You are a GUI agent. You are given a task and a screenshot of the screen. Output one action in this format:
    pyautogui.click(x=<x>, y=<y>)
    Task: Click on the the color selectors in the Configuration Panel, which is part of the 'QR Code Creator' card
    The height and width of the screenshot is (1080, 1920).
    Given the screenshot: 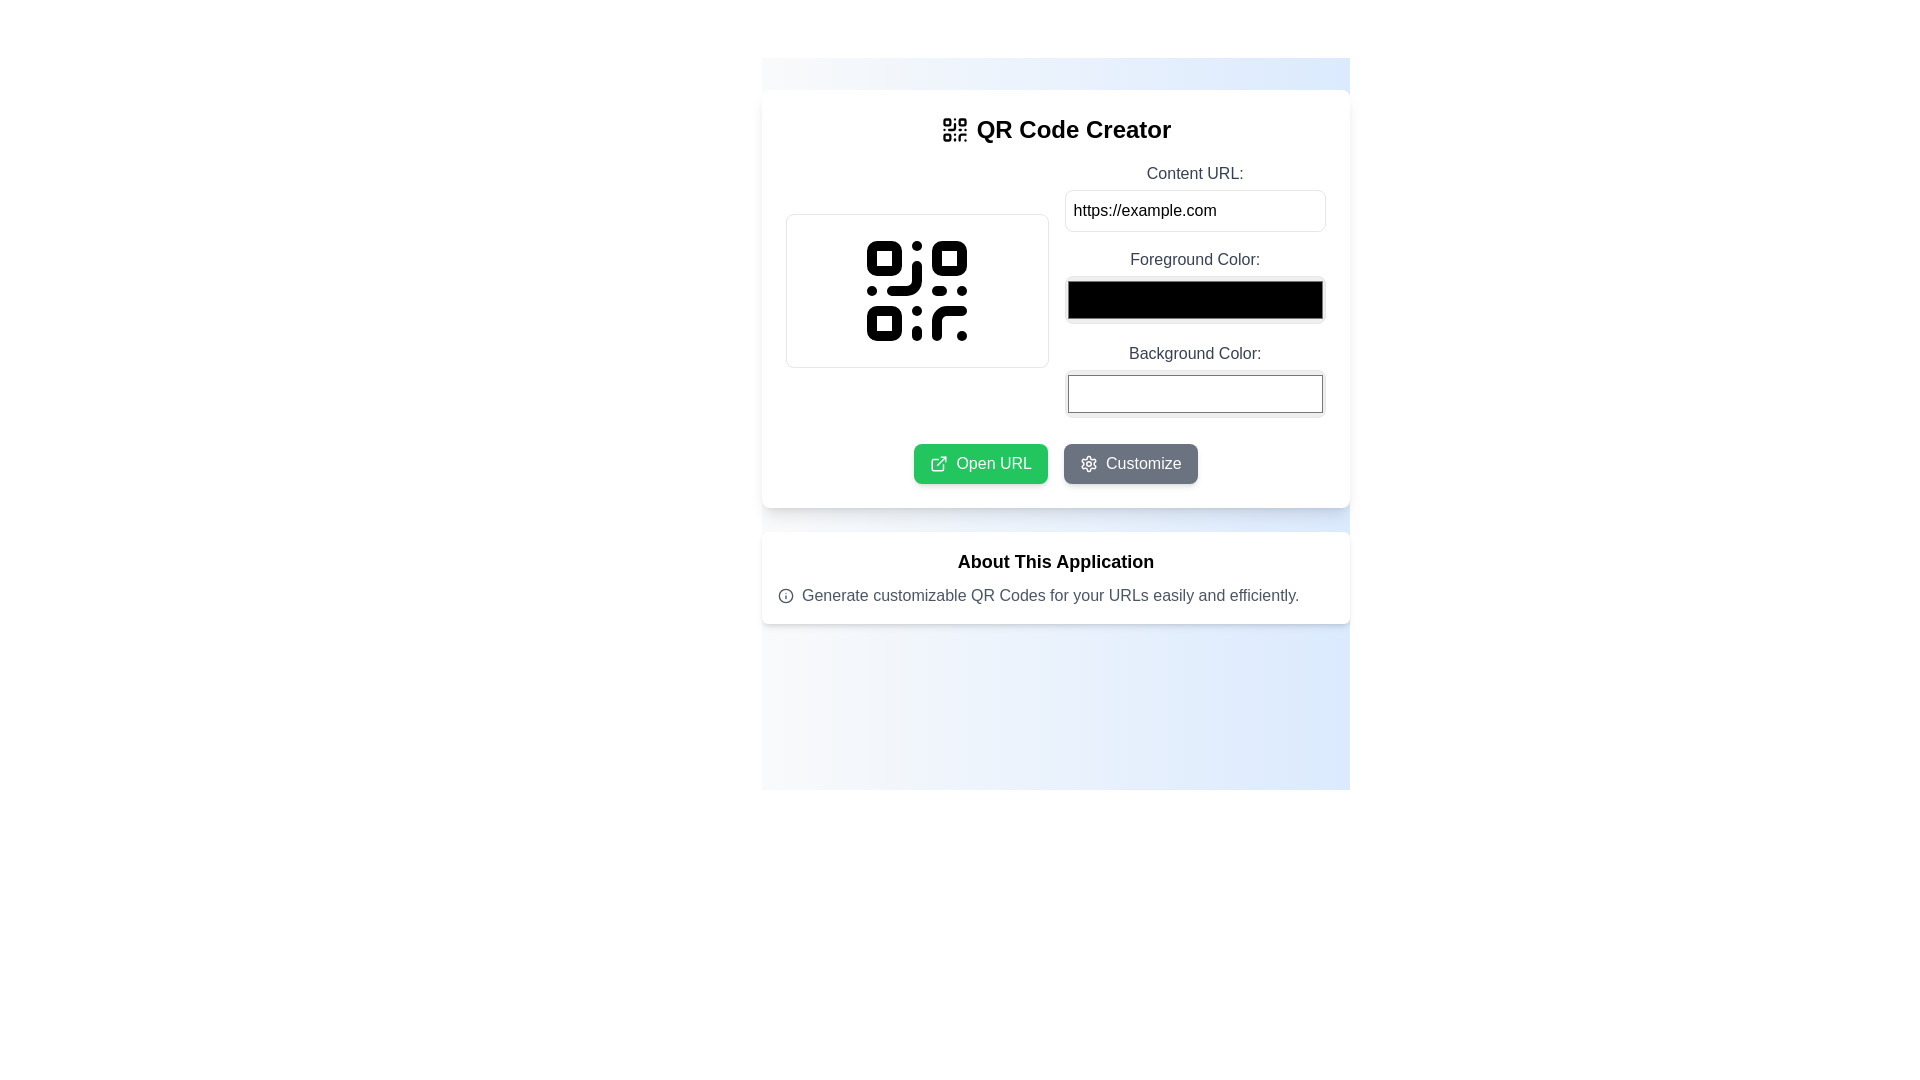 What is the action you would take?
    pyautogui.click(x=1055, y=290)
    